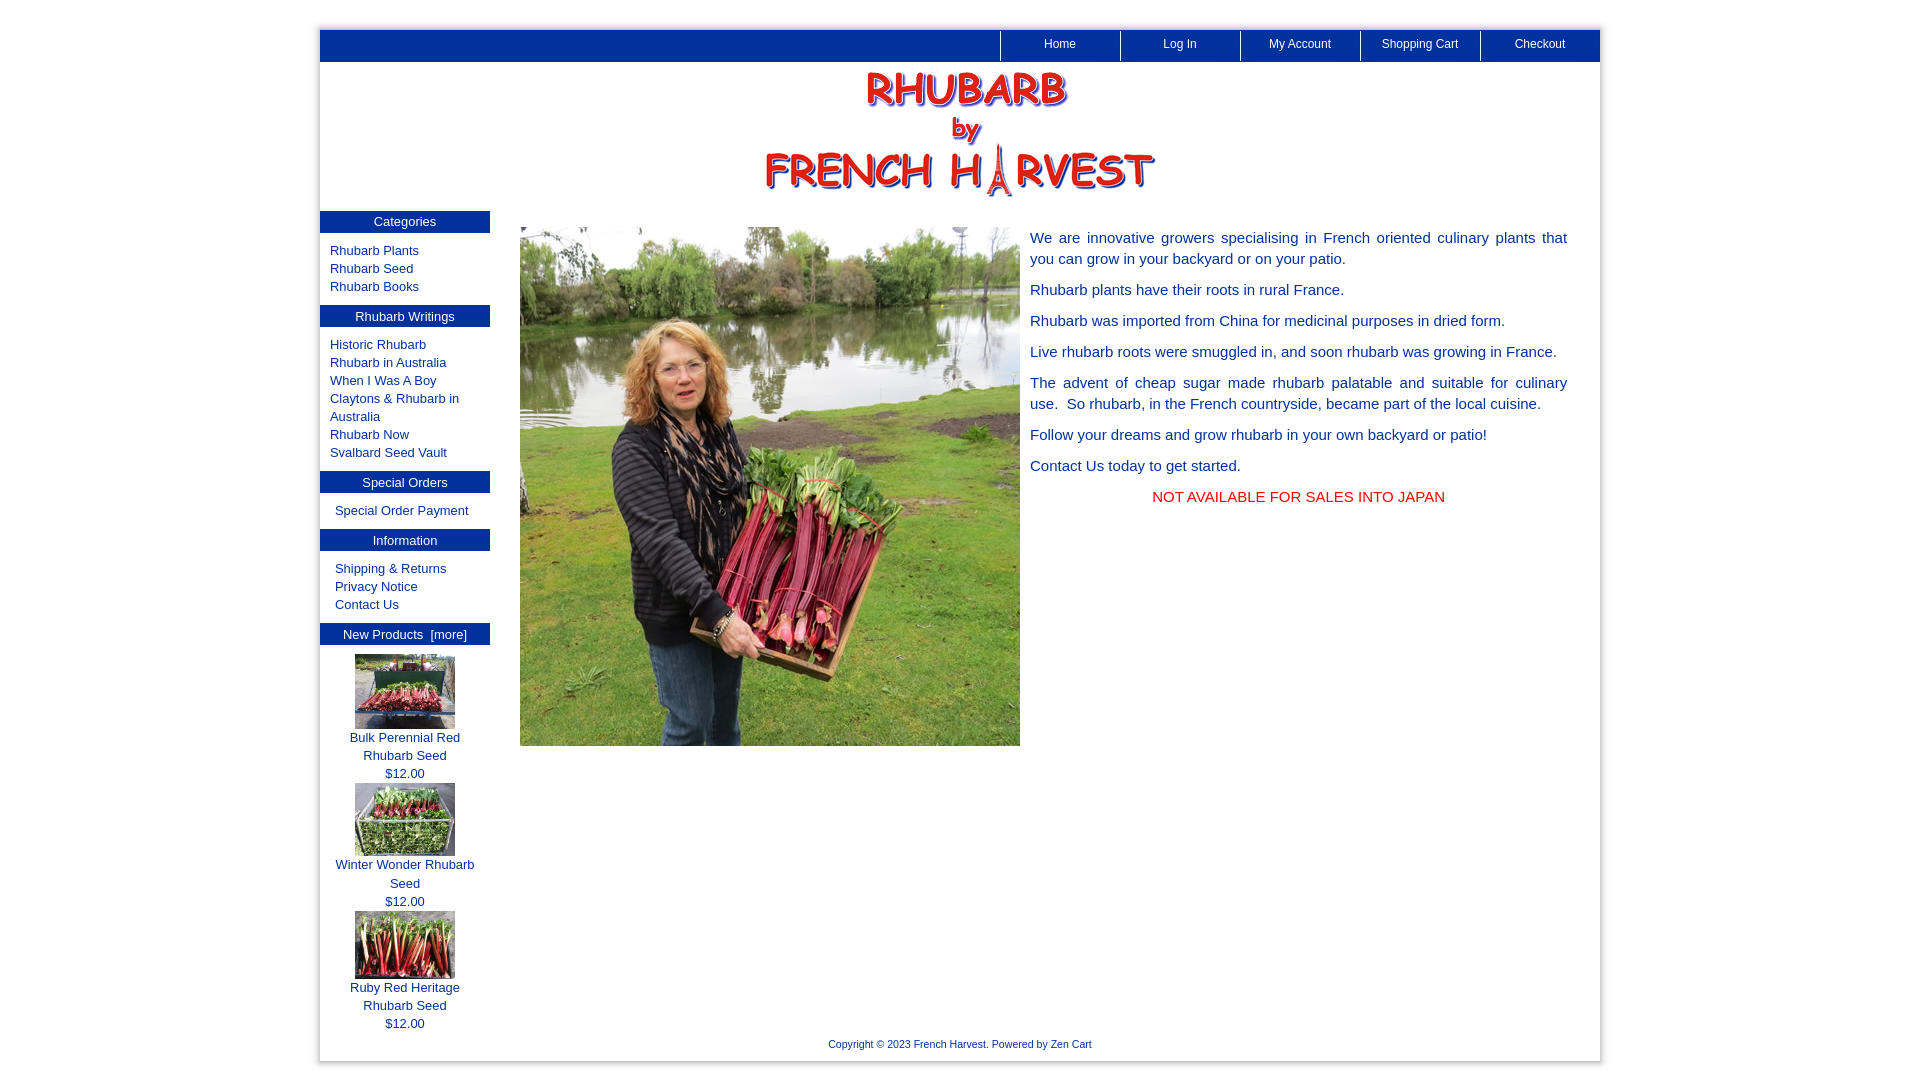 The height and width of the screenshot is (1080, 1920). I want to click on 'Contact Us', so click(366, 603).